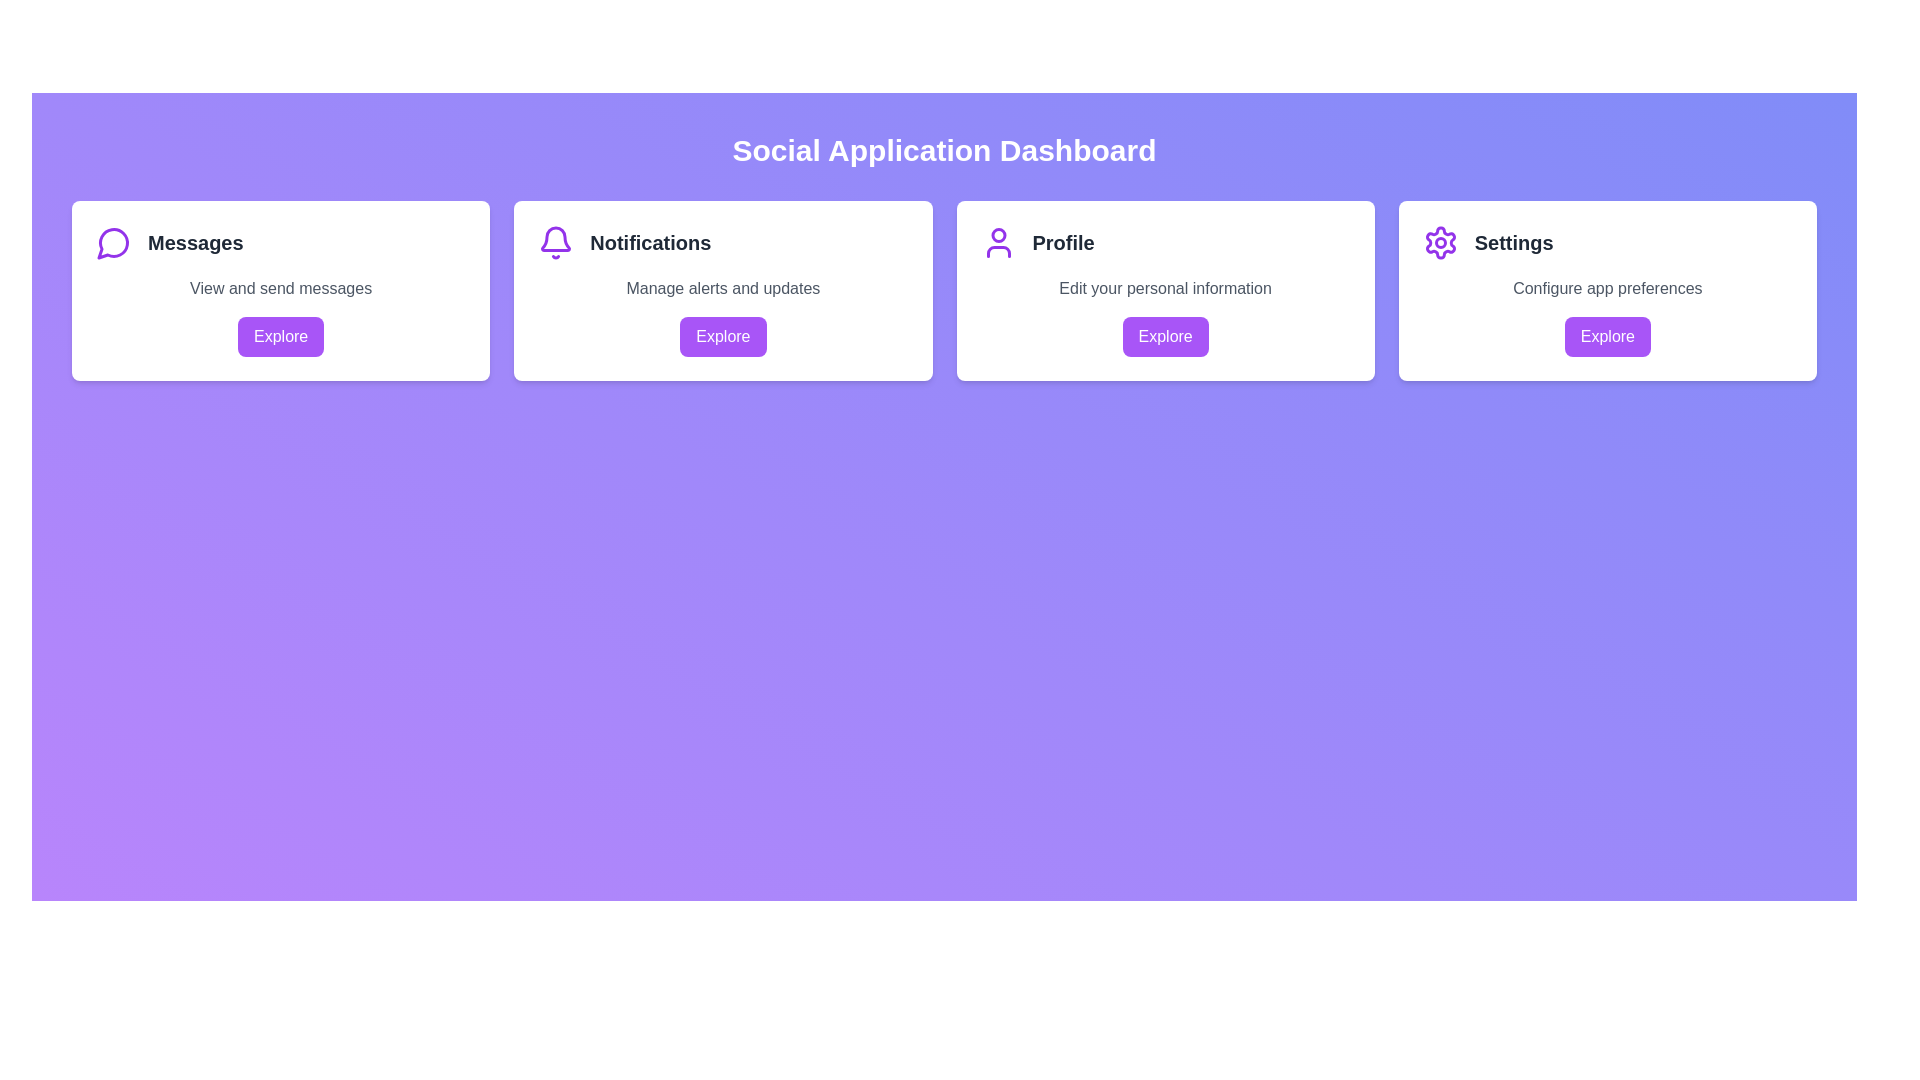  Describe the element at coordinates (280, 335) in the screenshot. I see `the button located at the bottom-center of the 'Messages' card, underneath the 'View and send messages' text` at that location.